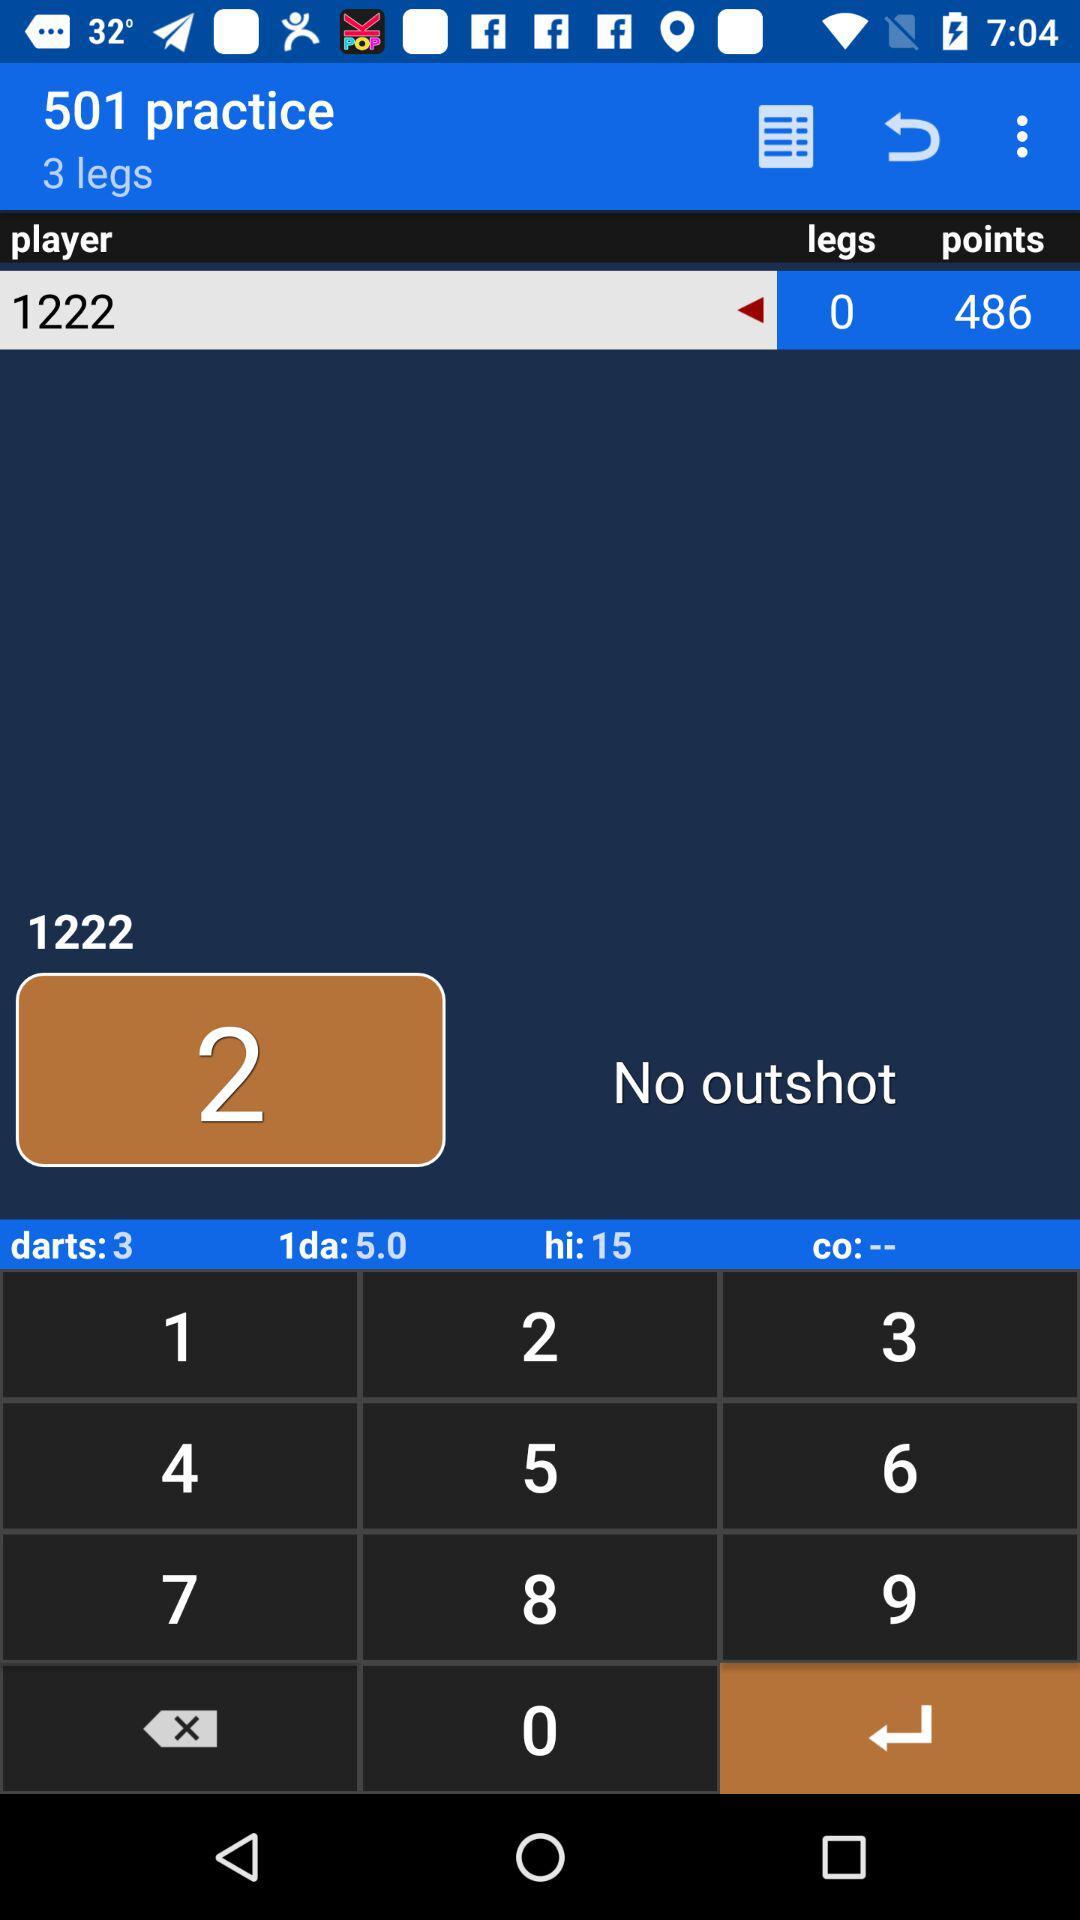 The width and height of the screenshot is (1080, 1920). What do you see at coordinates (540, 1596) in the screenshot?
I see `8 button` at bounding box center [540, 1596].